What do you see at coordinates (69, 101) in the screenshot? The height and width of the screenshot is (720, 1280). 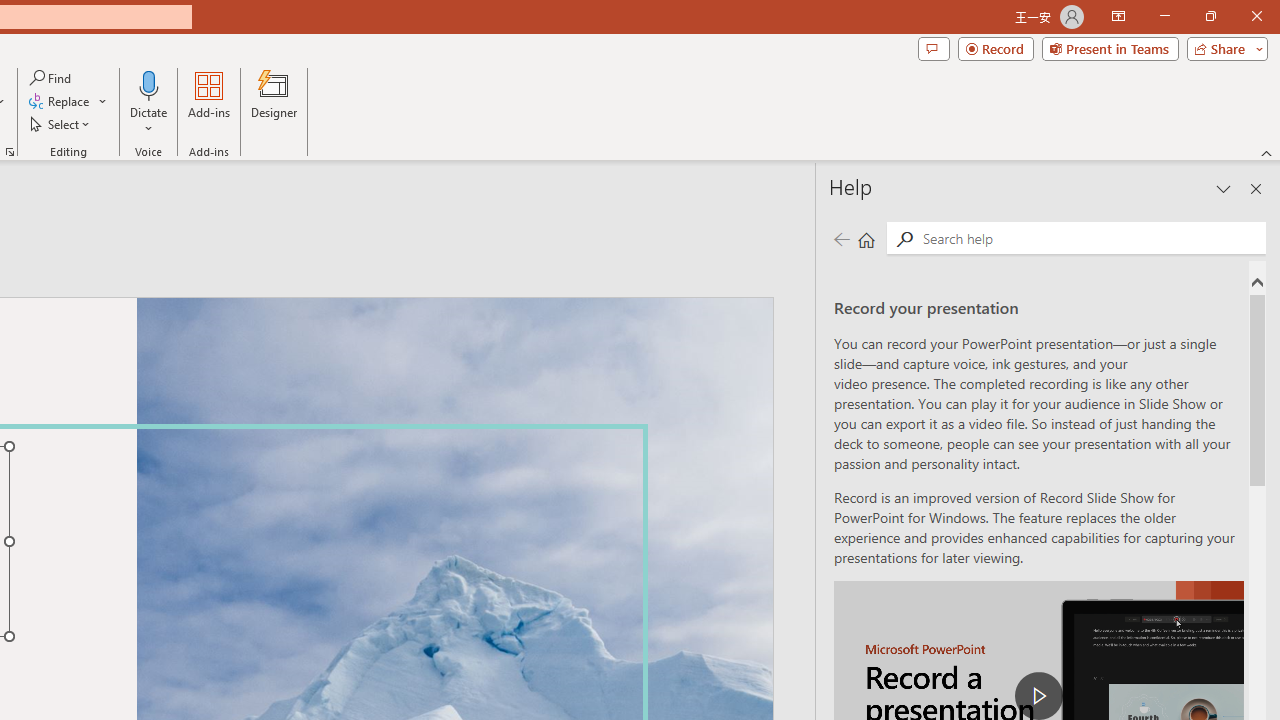 I see `'Replace...'` at bounding box center [69, 101].